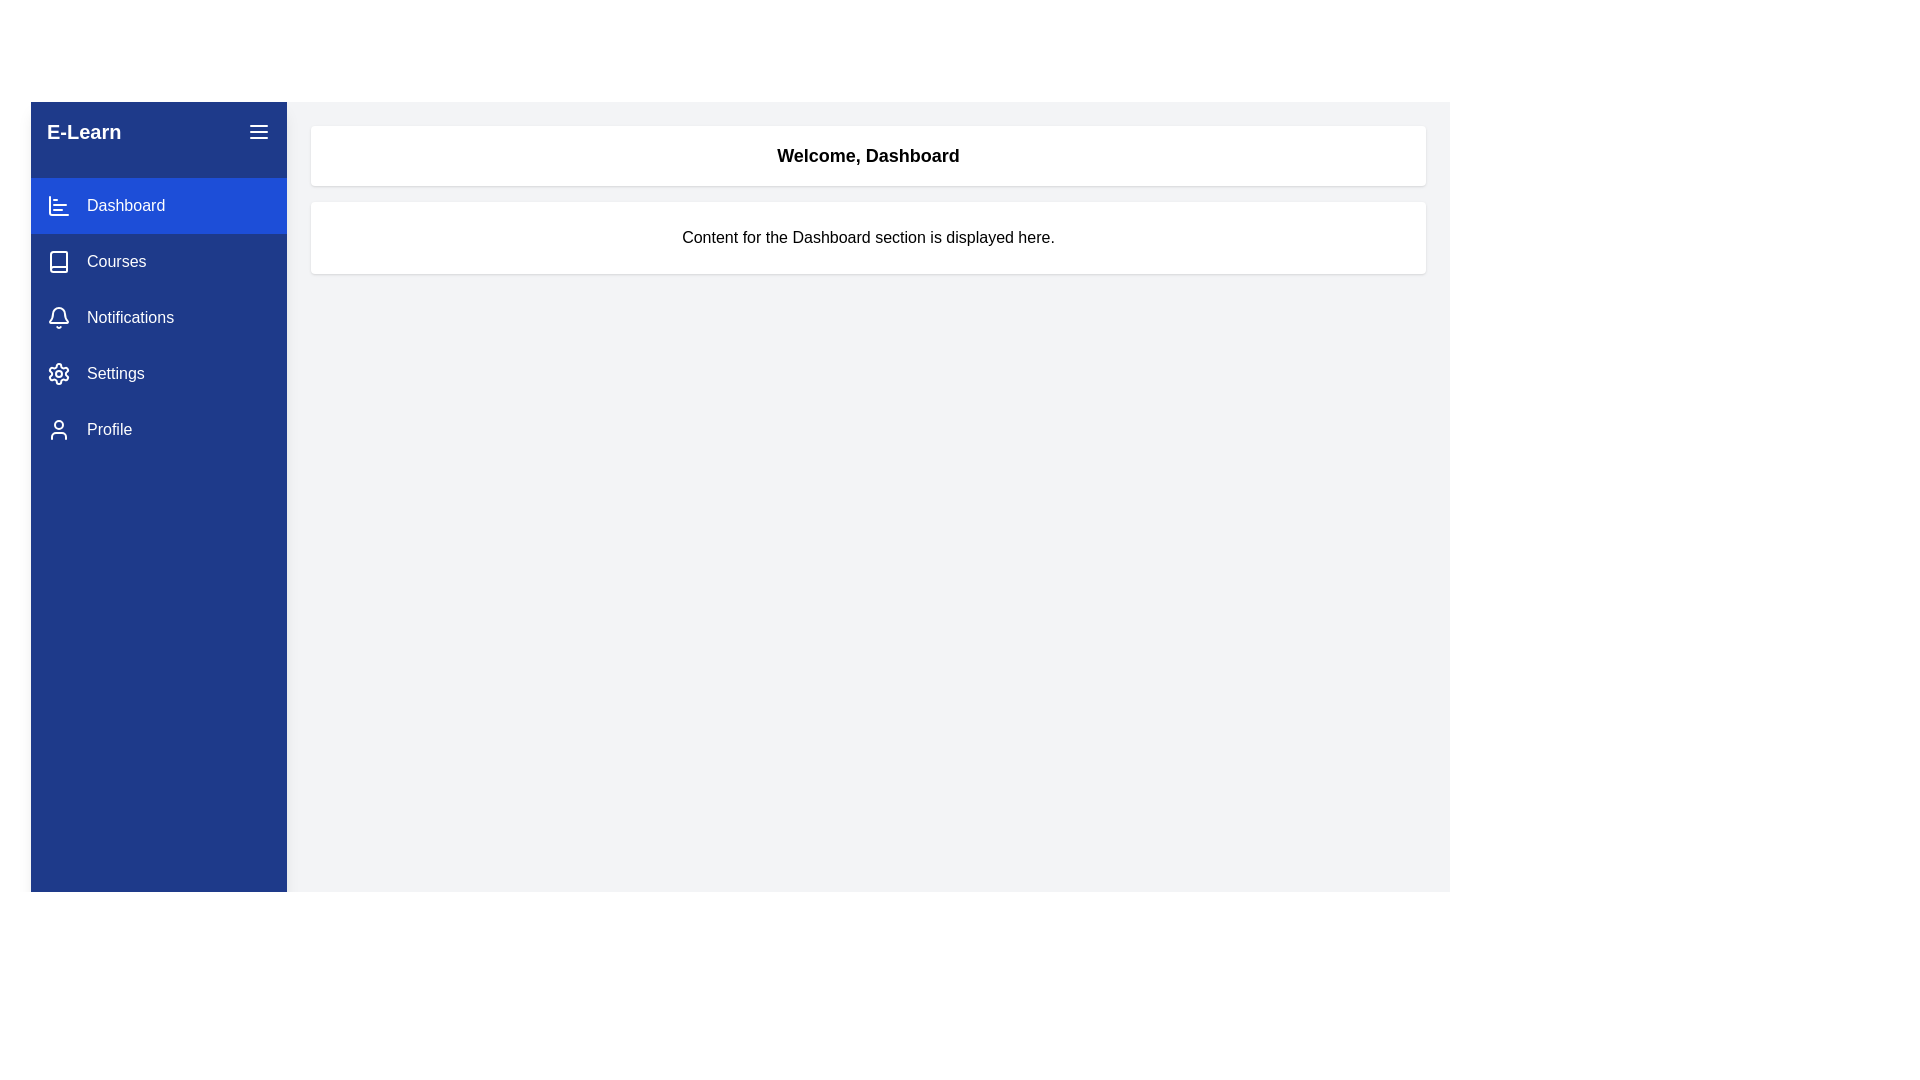 This screenshot has height=1080, width=1920. Describe the element at coordinates (114, 374) in the screenshot. I see `'Settings' text label located in the left vertical navigation bar, which is positioned fourth from the top and serves as a guide to access settings-related options` at that location.